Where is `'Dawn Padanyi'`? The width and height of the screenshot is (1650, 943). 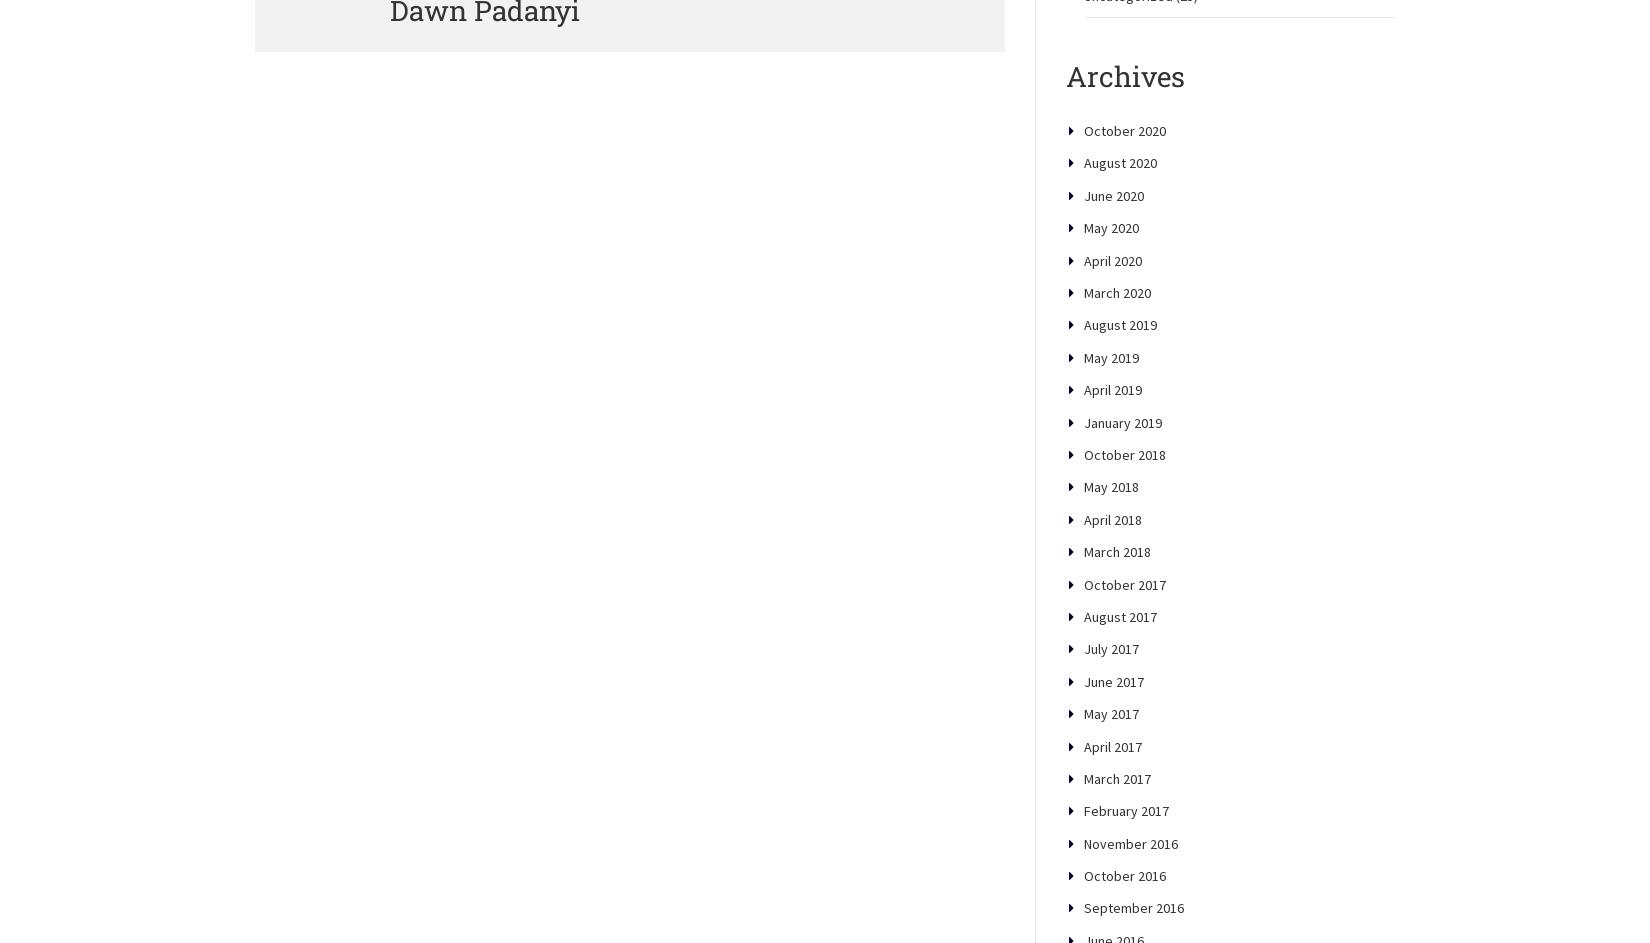 'Dawn Padanyi' is located at coordinates (483, 78).